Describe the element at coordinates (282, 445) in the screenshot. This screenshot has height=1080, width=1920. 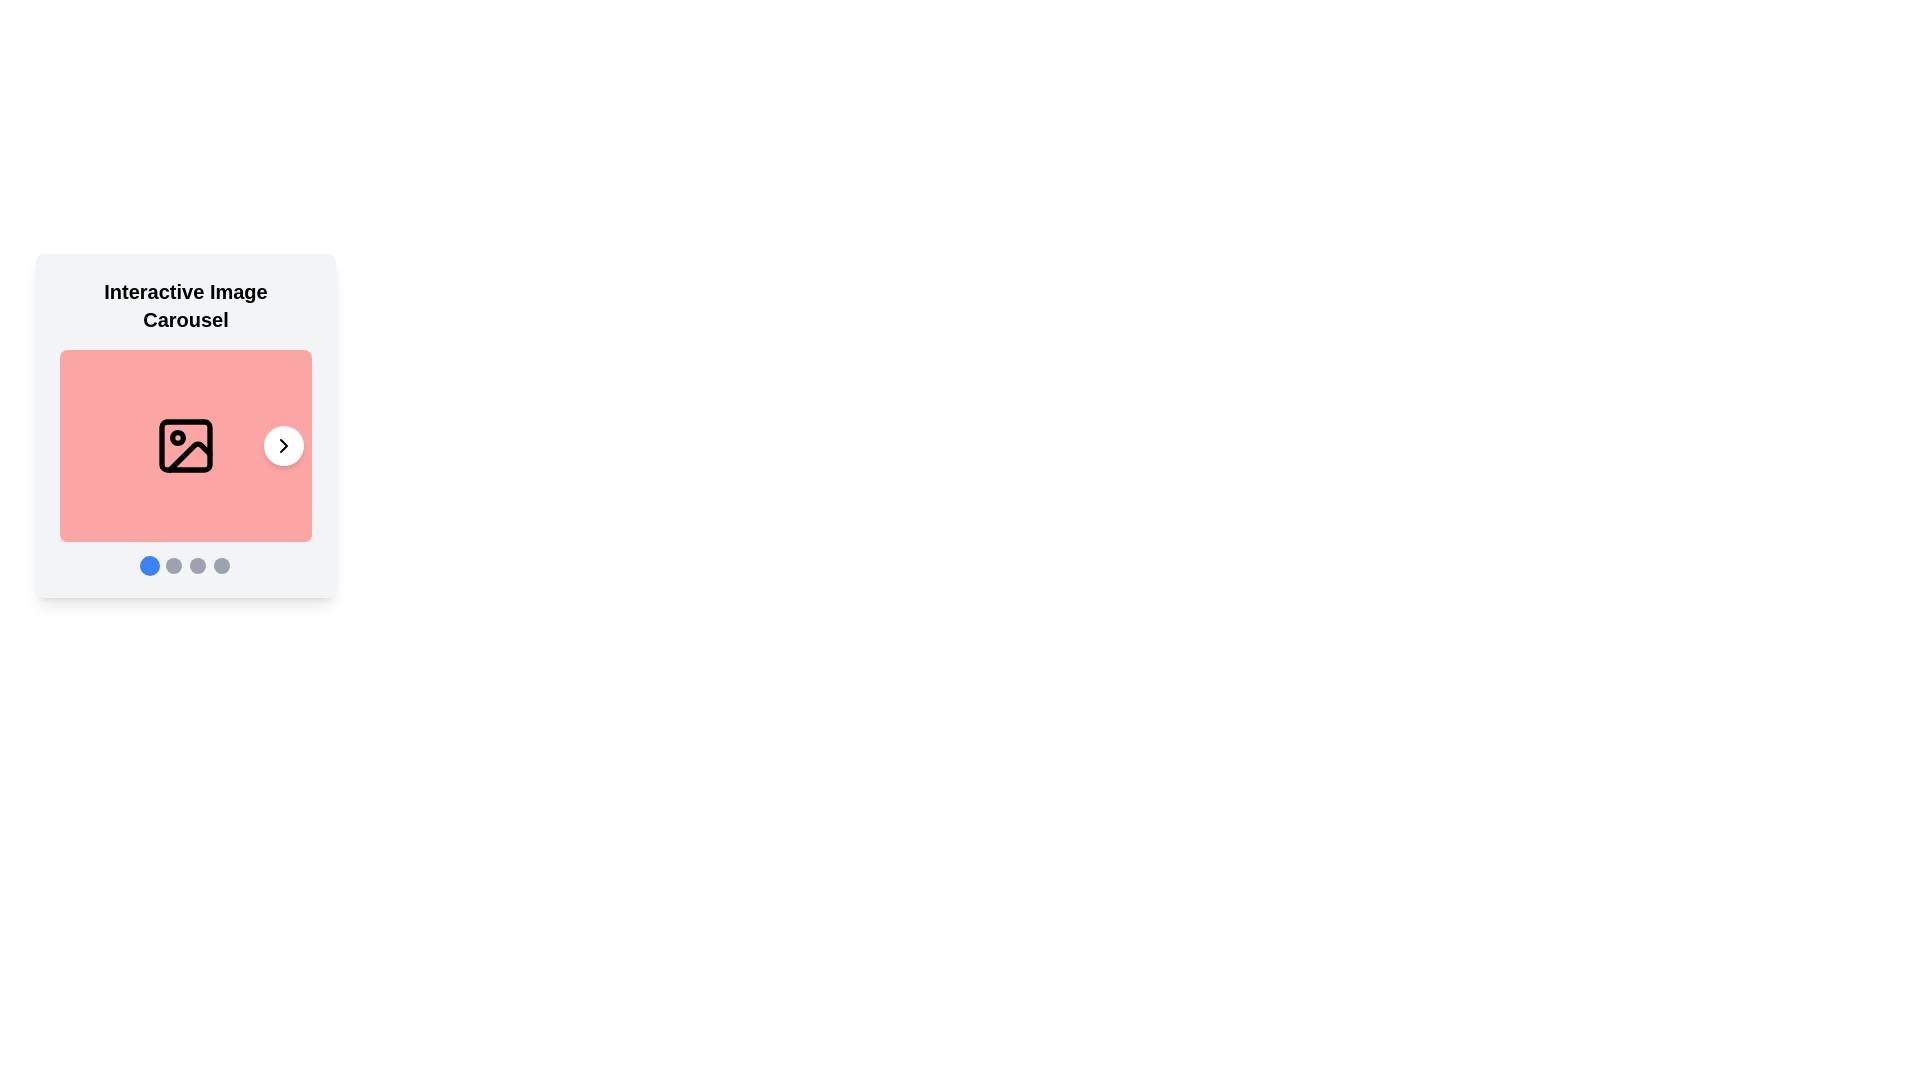
I see `the rightmost button of the carousel to change its background color` at that location.